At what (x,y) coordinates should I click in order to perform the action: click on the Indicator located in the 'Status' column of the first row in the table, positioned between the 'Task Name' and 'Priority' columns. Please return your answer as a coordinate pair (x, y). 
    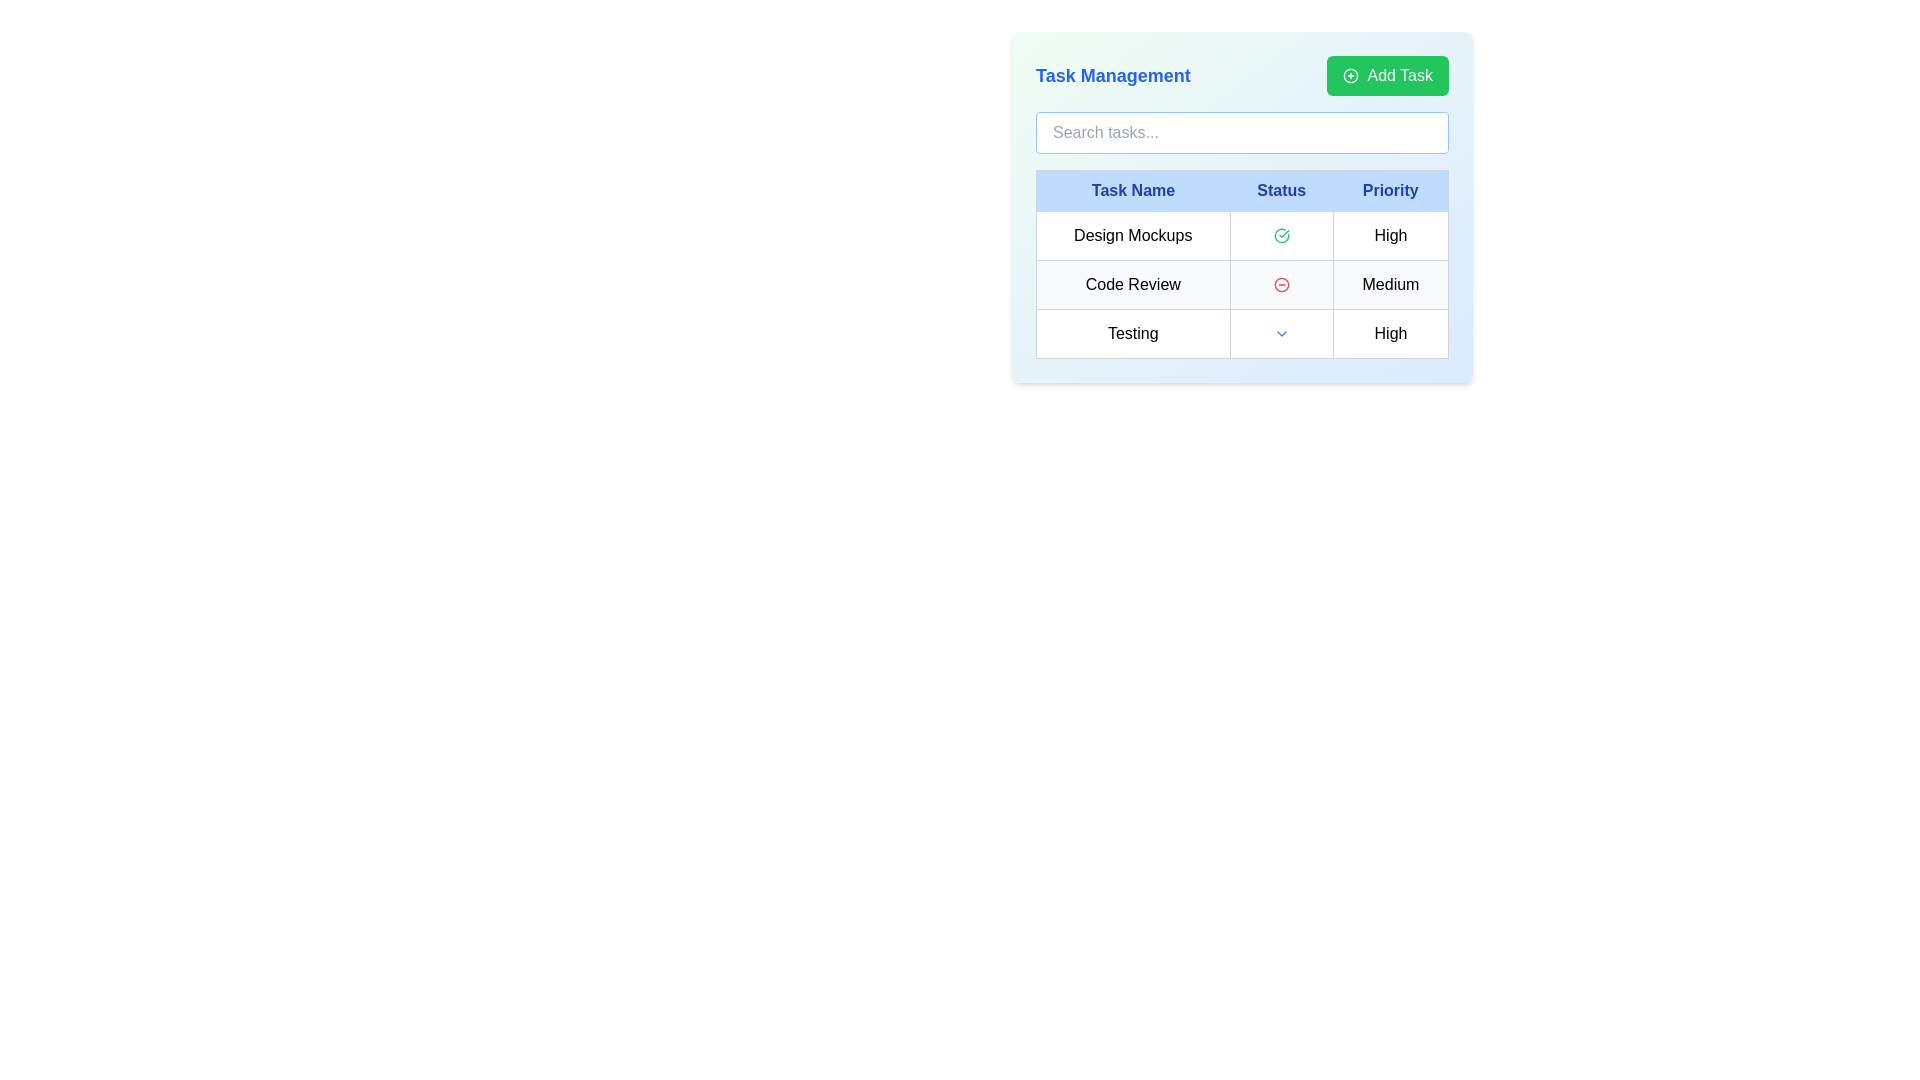
    Looking at the image, I should click on (1281, 234).